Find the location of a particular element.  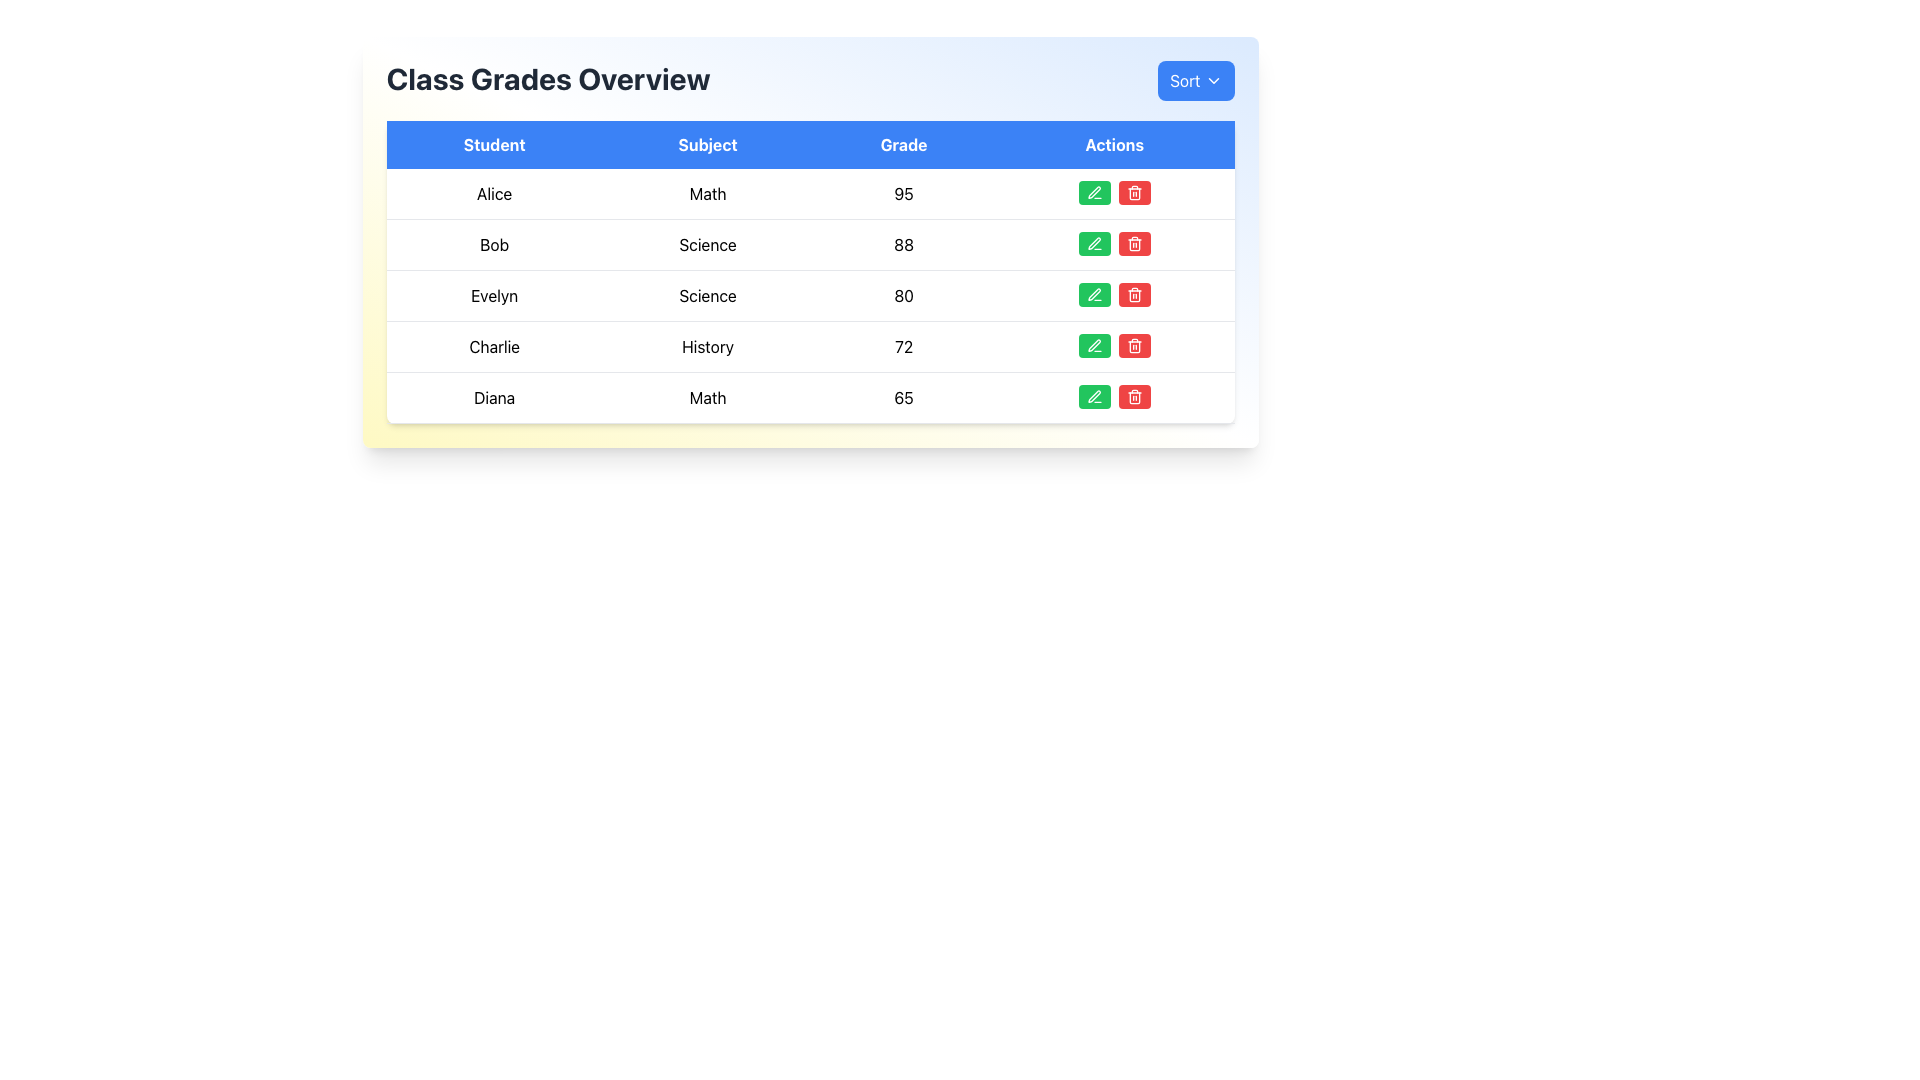

header text from the first tab labeled 'Student' which has a bright blue background and white bold text is located at coordinates (494, 144).